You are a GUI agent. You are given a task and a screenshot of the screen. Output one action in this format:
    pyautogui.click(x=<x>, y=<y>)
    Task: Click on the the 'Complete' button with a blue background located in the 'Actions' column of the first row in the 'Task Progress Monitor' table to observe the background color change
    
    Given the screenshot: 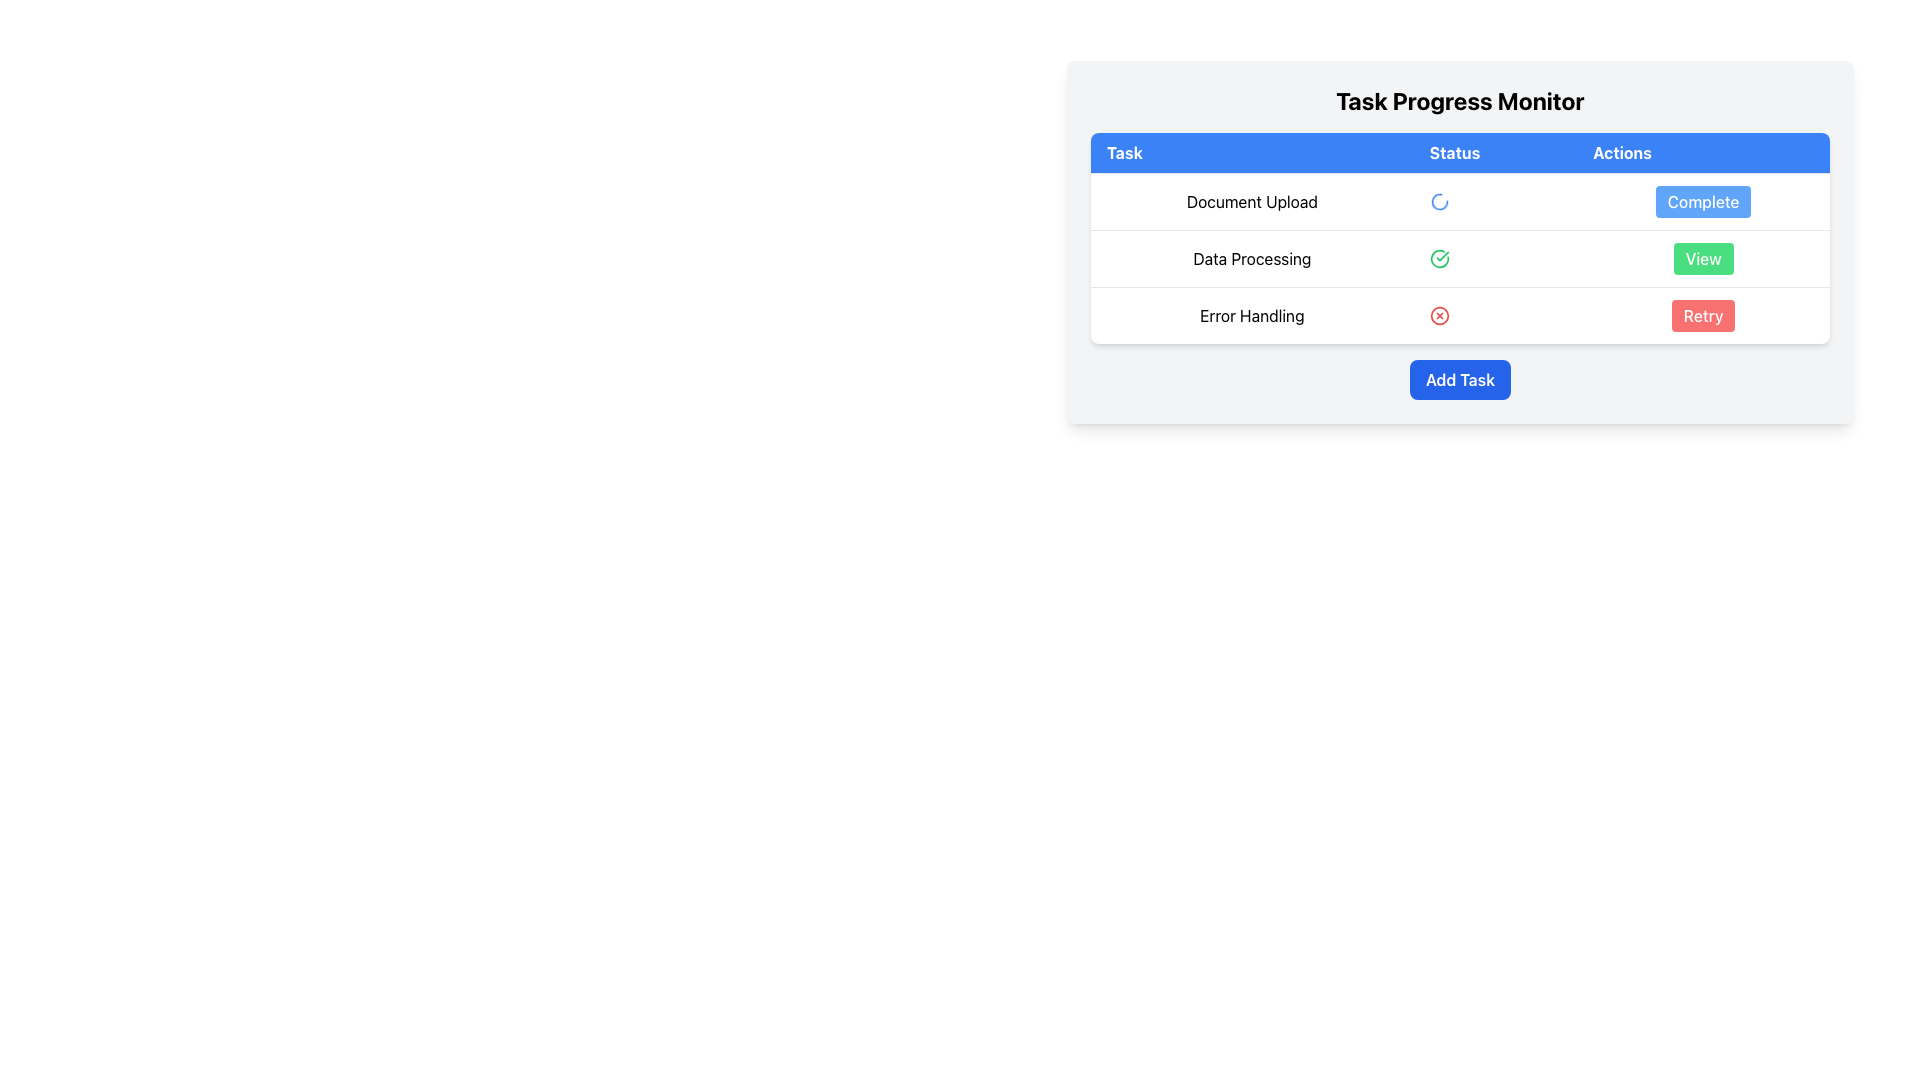 What is the action you would take?
    pyautogui.click(x=1702, y=201)
    